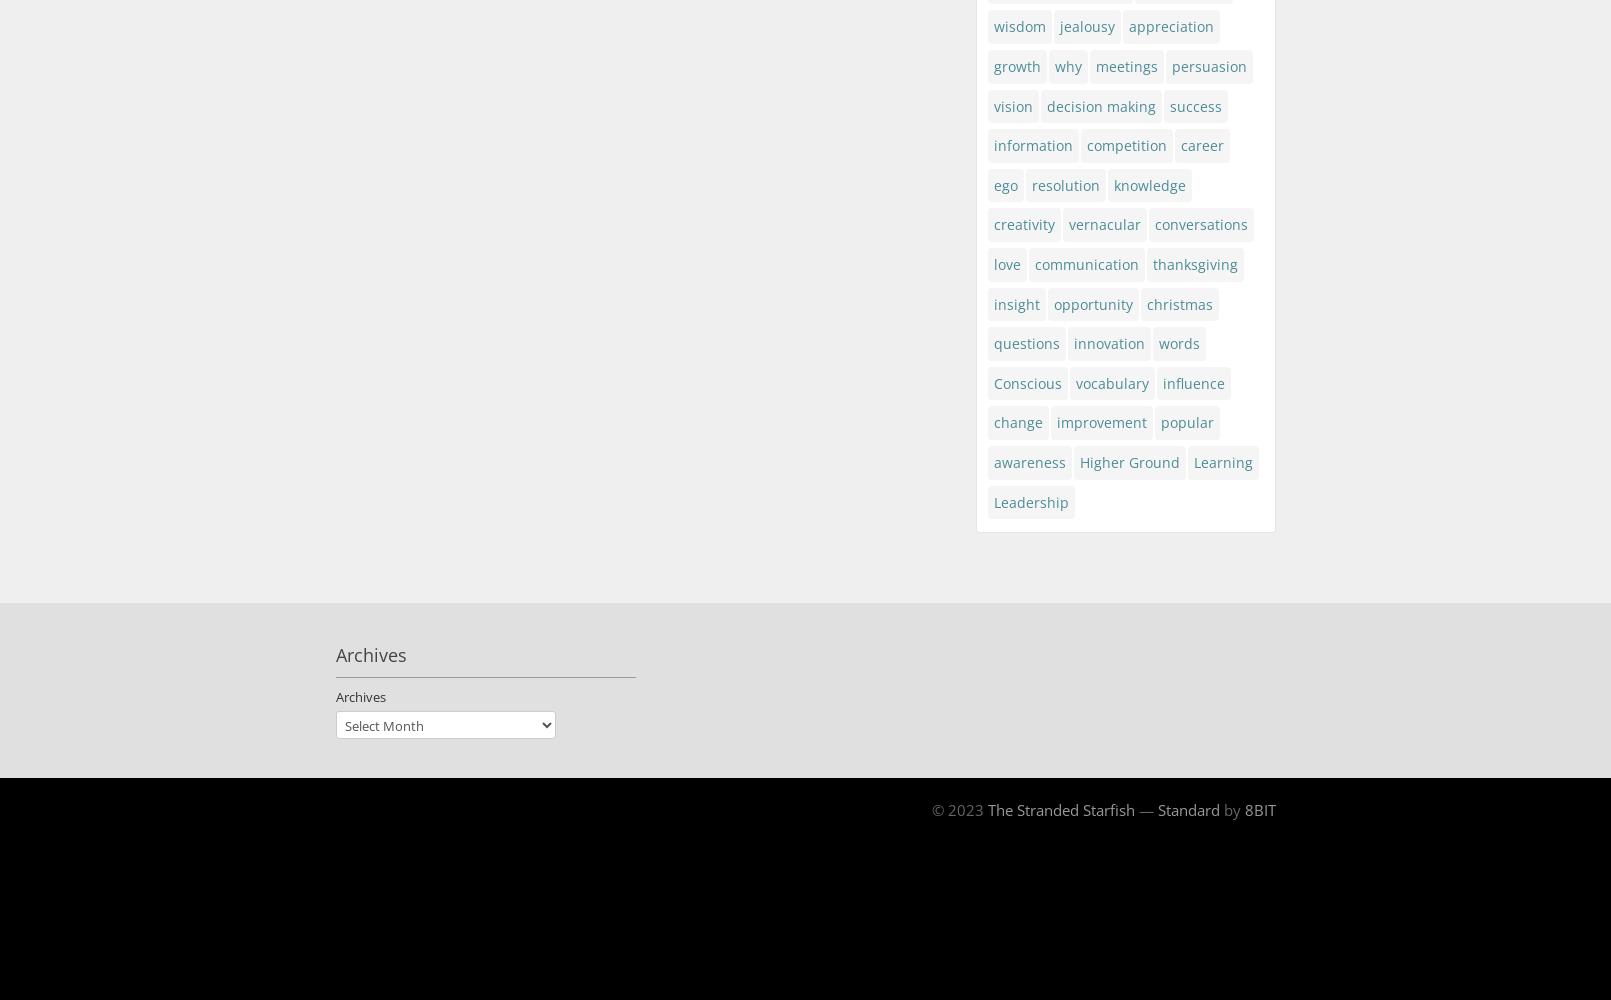 Image resolution: width=1611 pixels, height=1000 pixels. I want to click on 'vision', so click(1012, 104).